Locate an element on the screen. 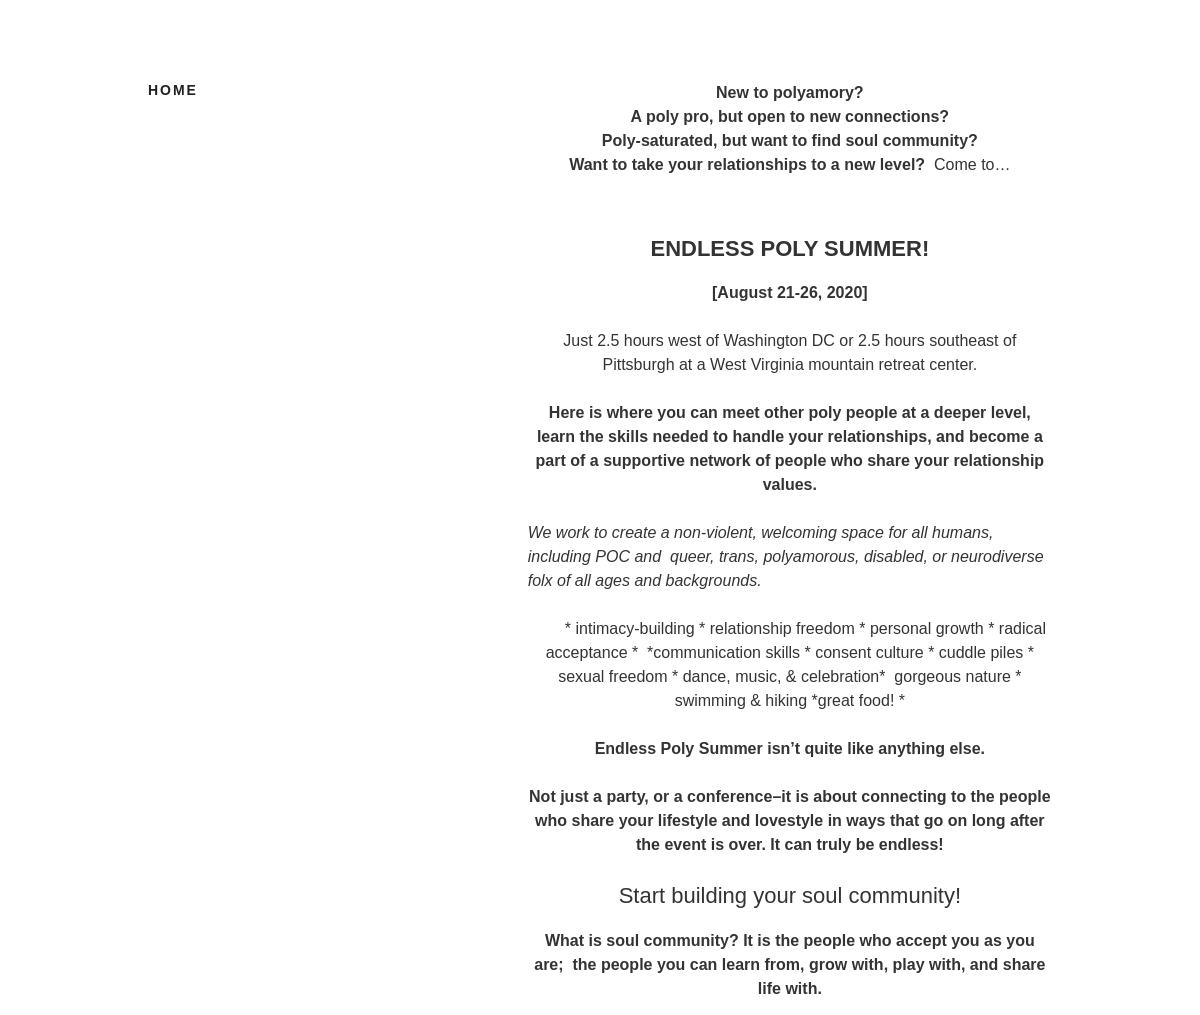 The image size is (1200, 1015). 'Here is where you can meet other poly people at a deeper level, learn the skills needed to handle your relationships, and become a part of a supportive network of people who share your relationship values.' is located at coordinates (788, 447).